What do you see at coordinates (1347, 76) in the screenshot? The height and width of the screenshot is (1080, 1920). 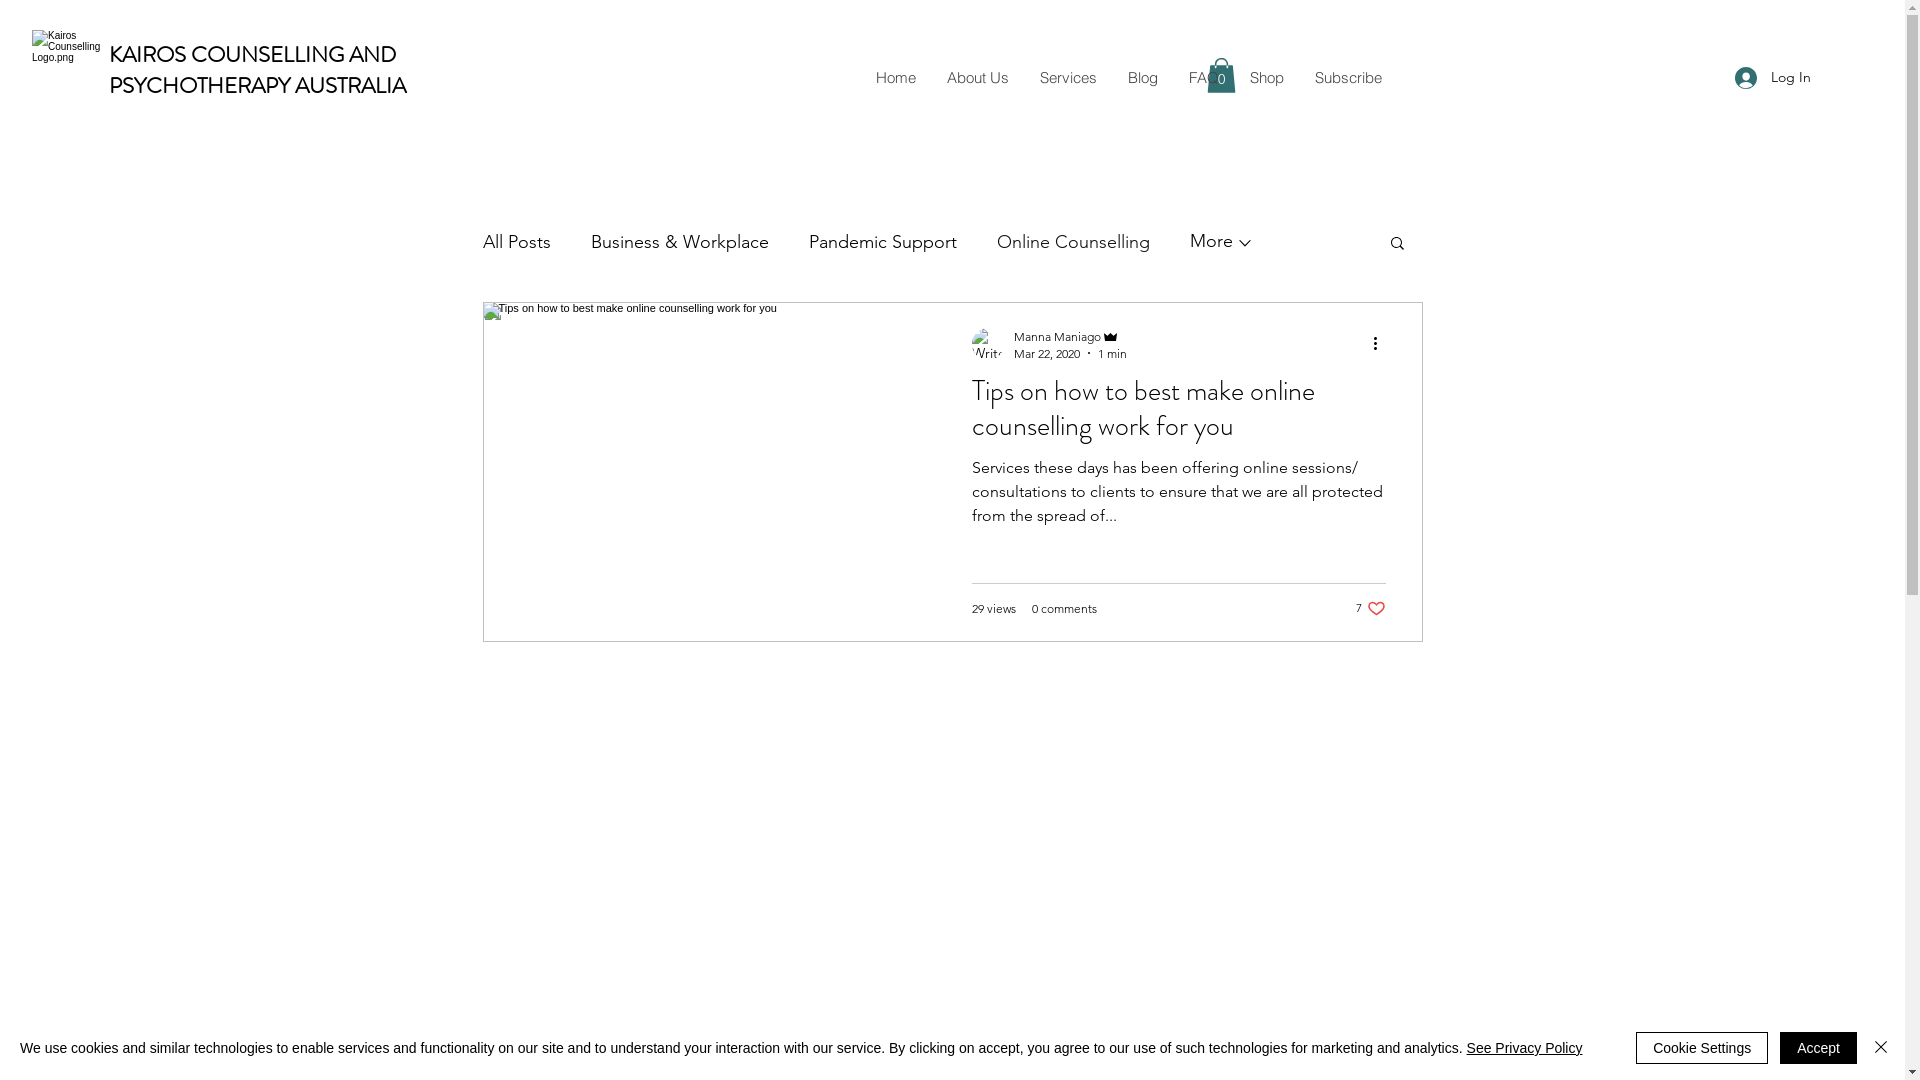 I see `'Subscribe'` at bounding box center [1347, 76].